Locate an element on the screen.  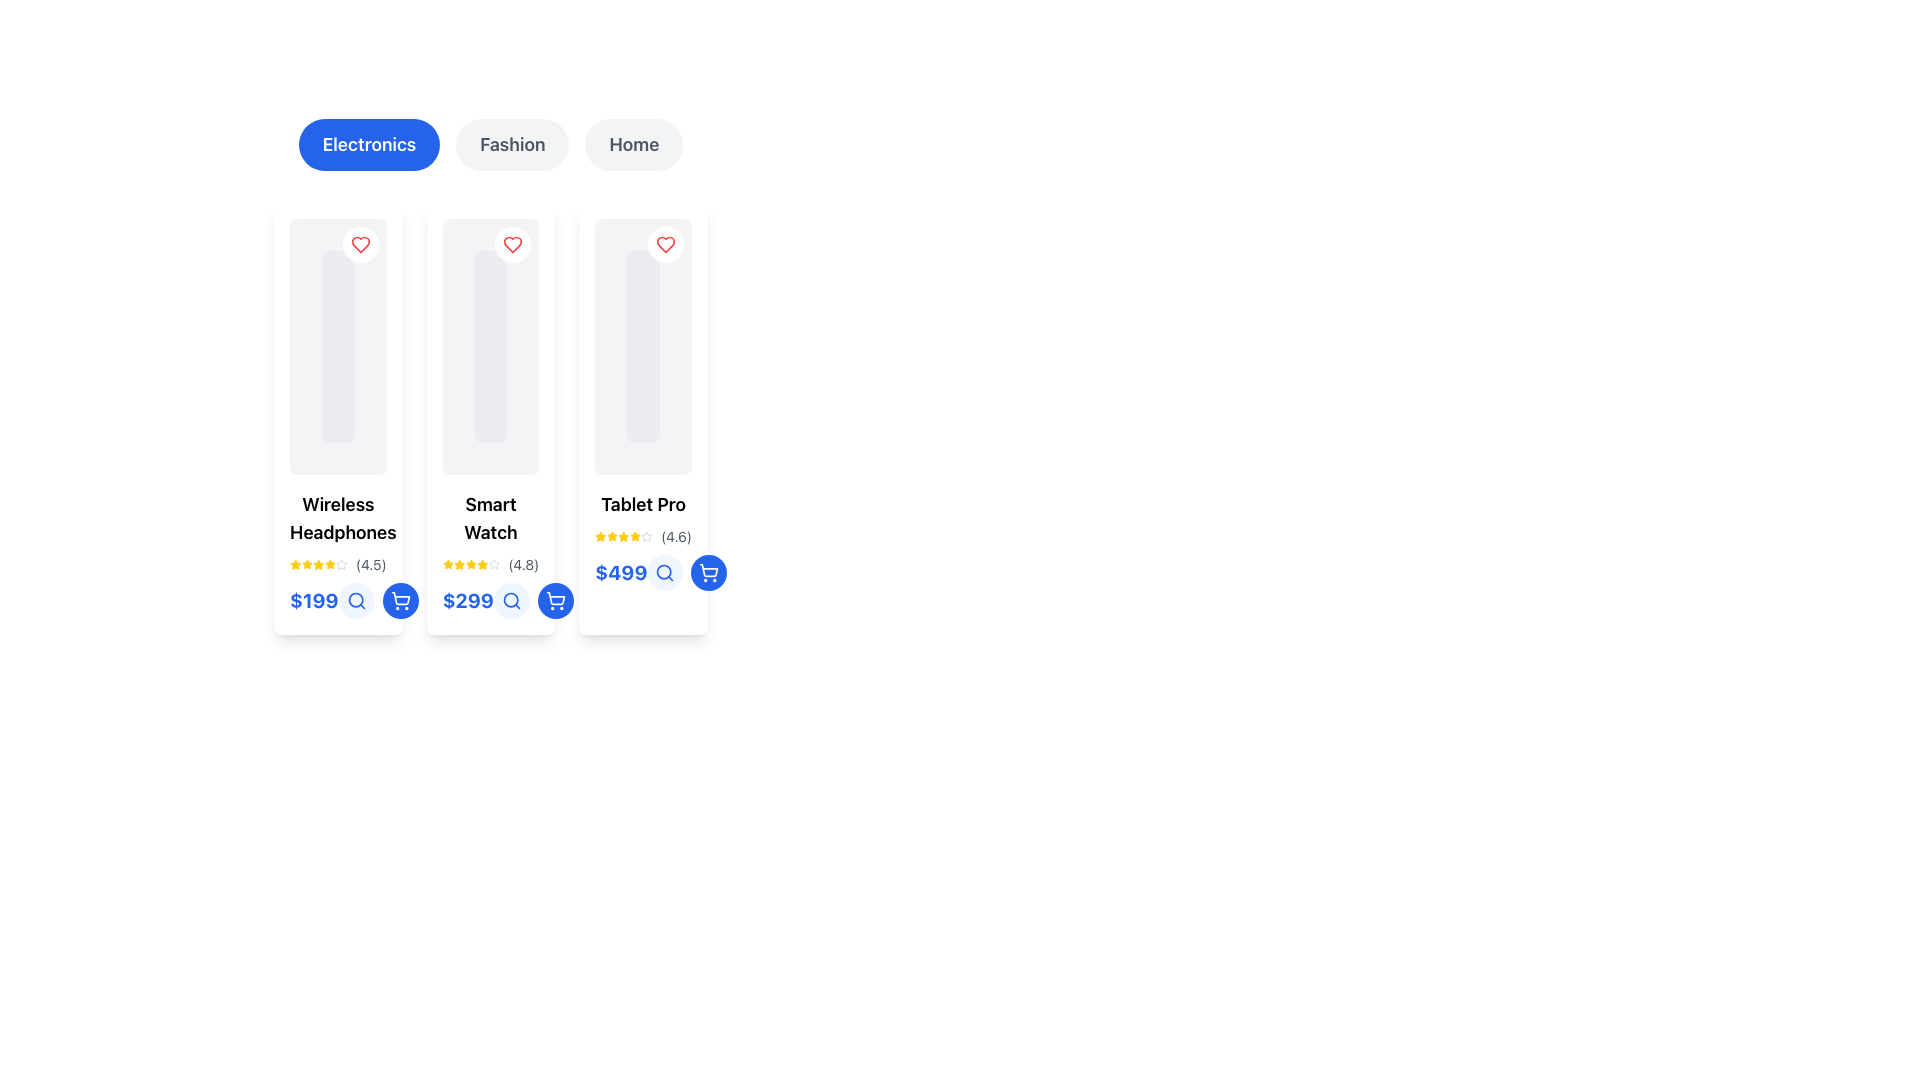
the sixth unfilled rating star icon under the product 'Tablet Pro' in the card layout is located at coordinates (647, 535).